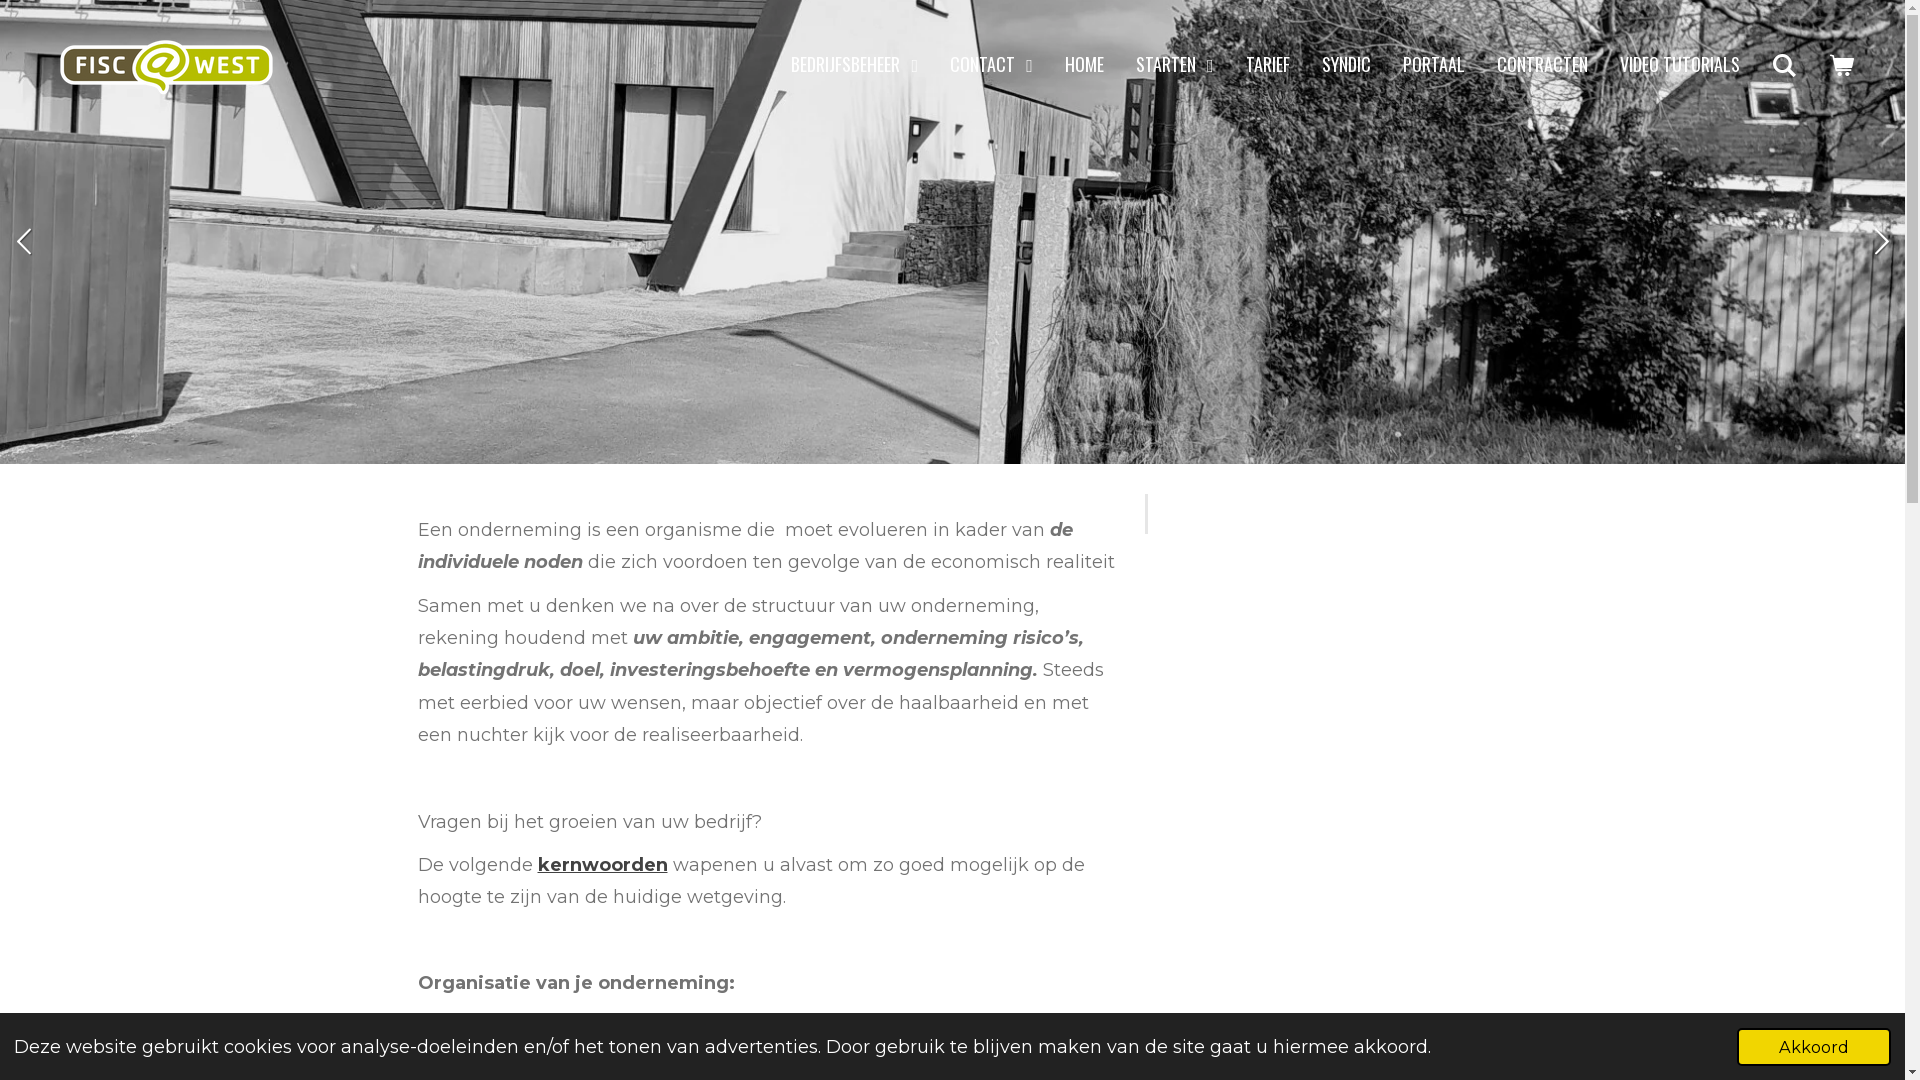 Image resolution: width=1920 pixels, height=1080 pixels. Describe the element at coordinates (1840, 64) in the screenshot. I see `'Bekijk winkelwagen'` at that location.